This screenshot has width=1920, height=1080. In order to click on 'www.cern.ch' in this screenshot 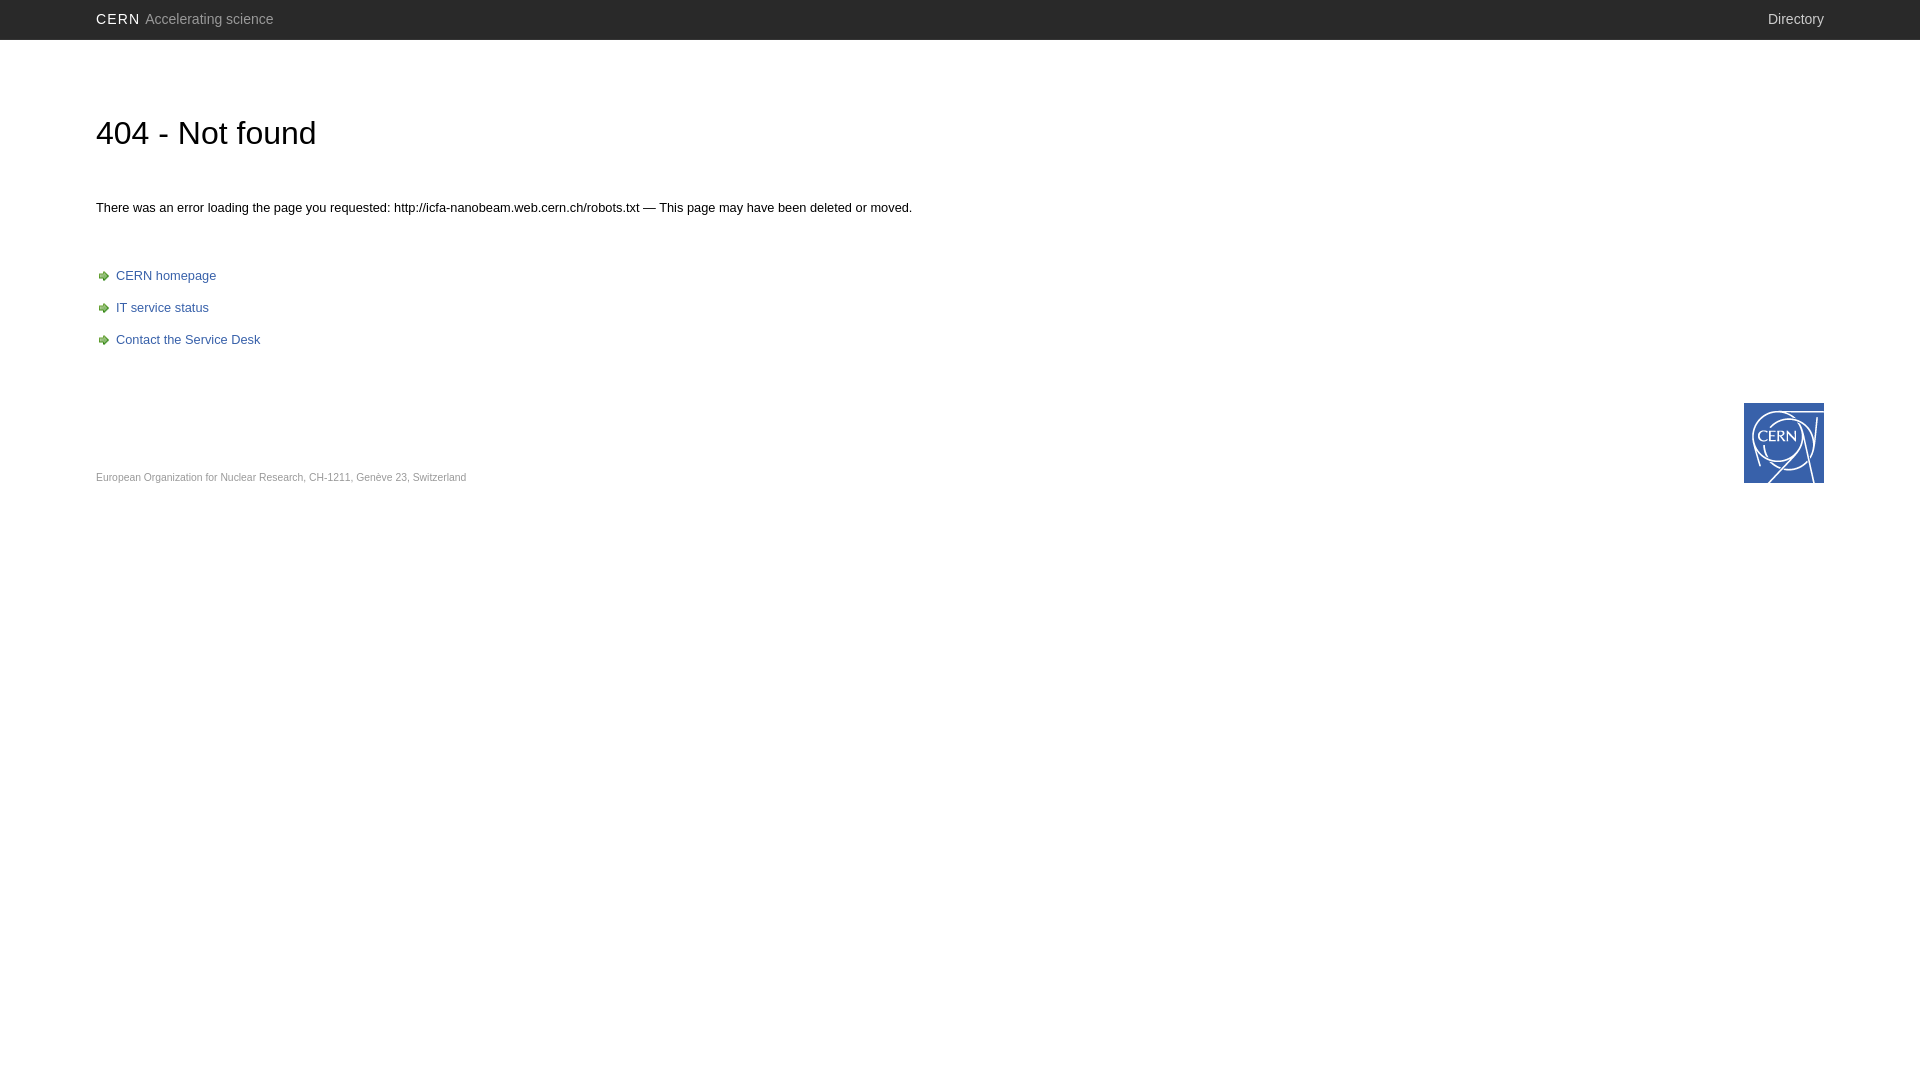, I will do `click(1784, 442)`.